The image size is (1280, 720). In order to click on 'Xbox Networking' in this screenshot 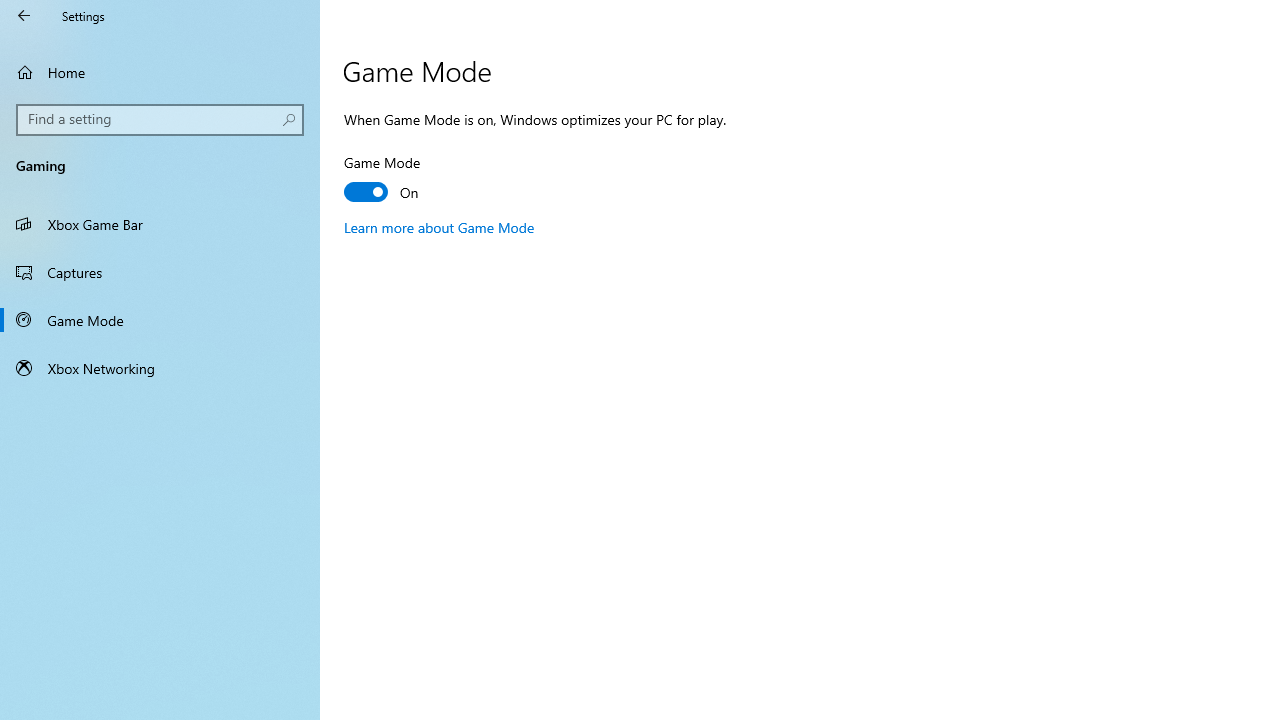, I will do `click(160, 367)`.